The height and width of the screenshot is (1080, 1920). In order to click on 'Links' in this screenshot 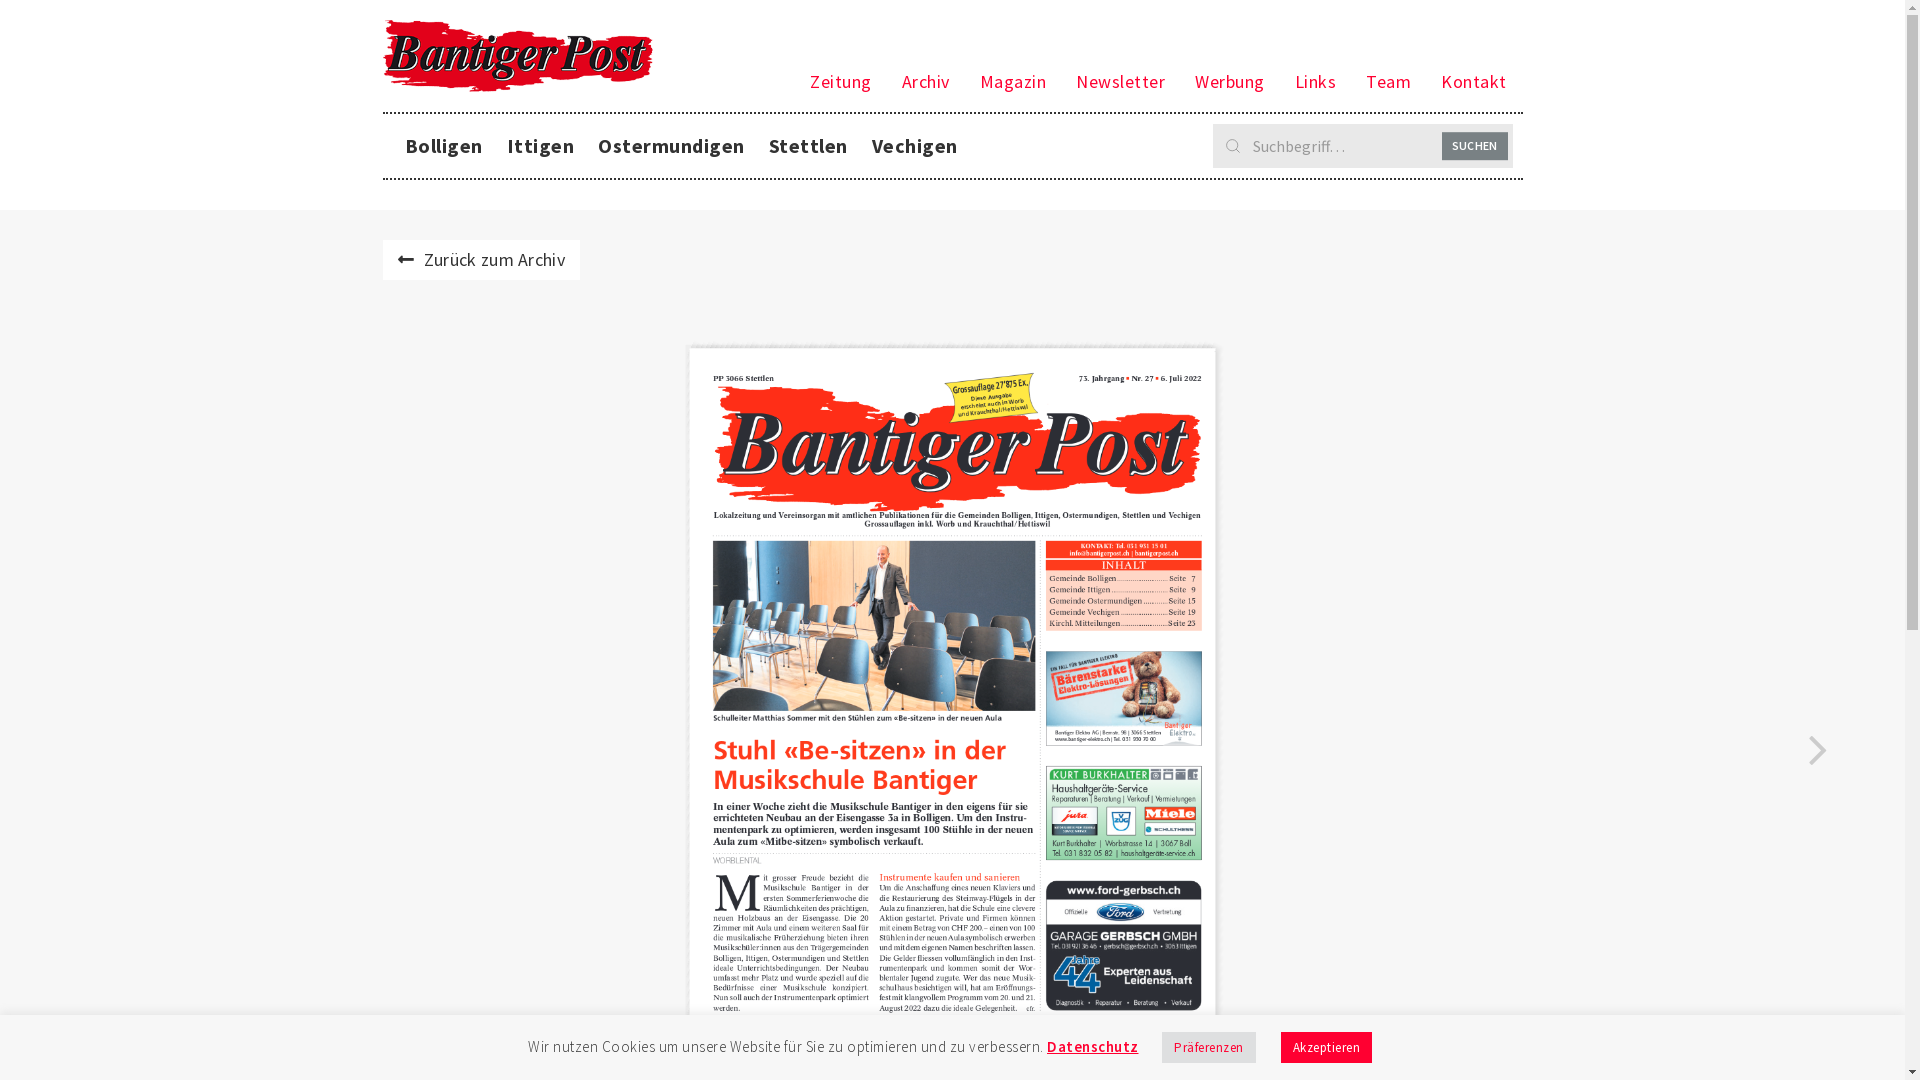, I will do `click(1315, 80)`.